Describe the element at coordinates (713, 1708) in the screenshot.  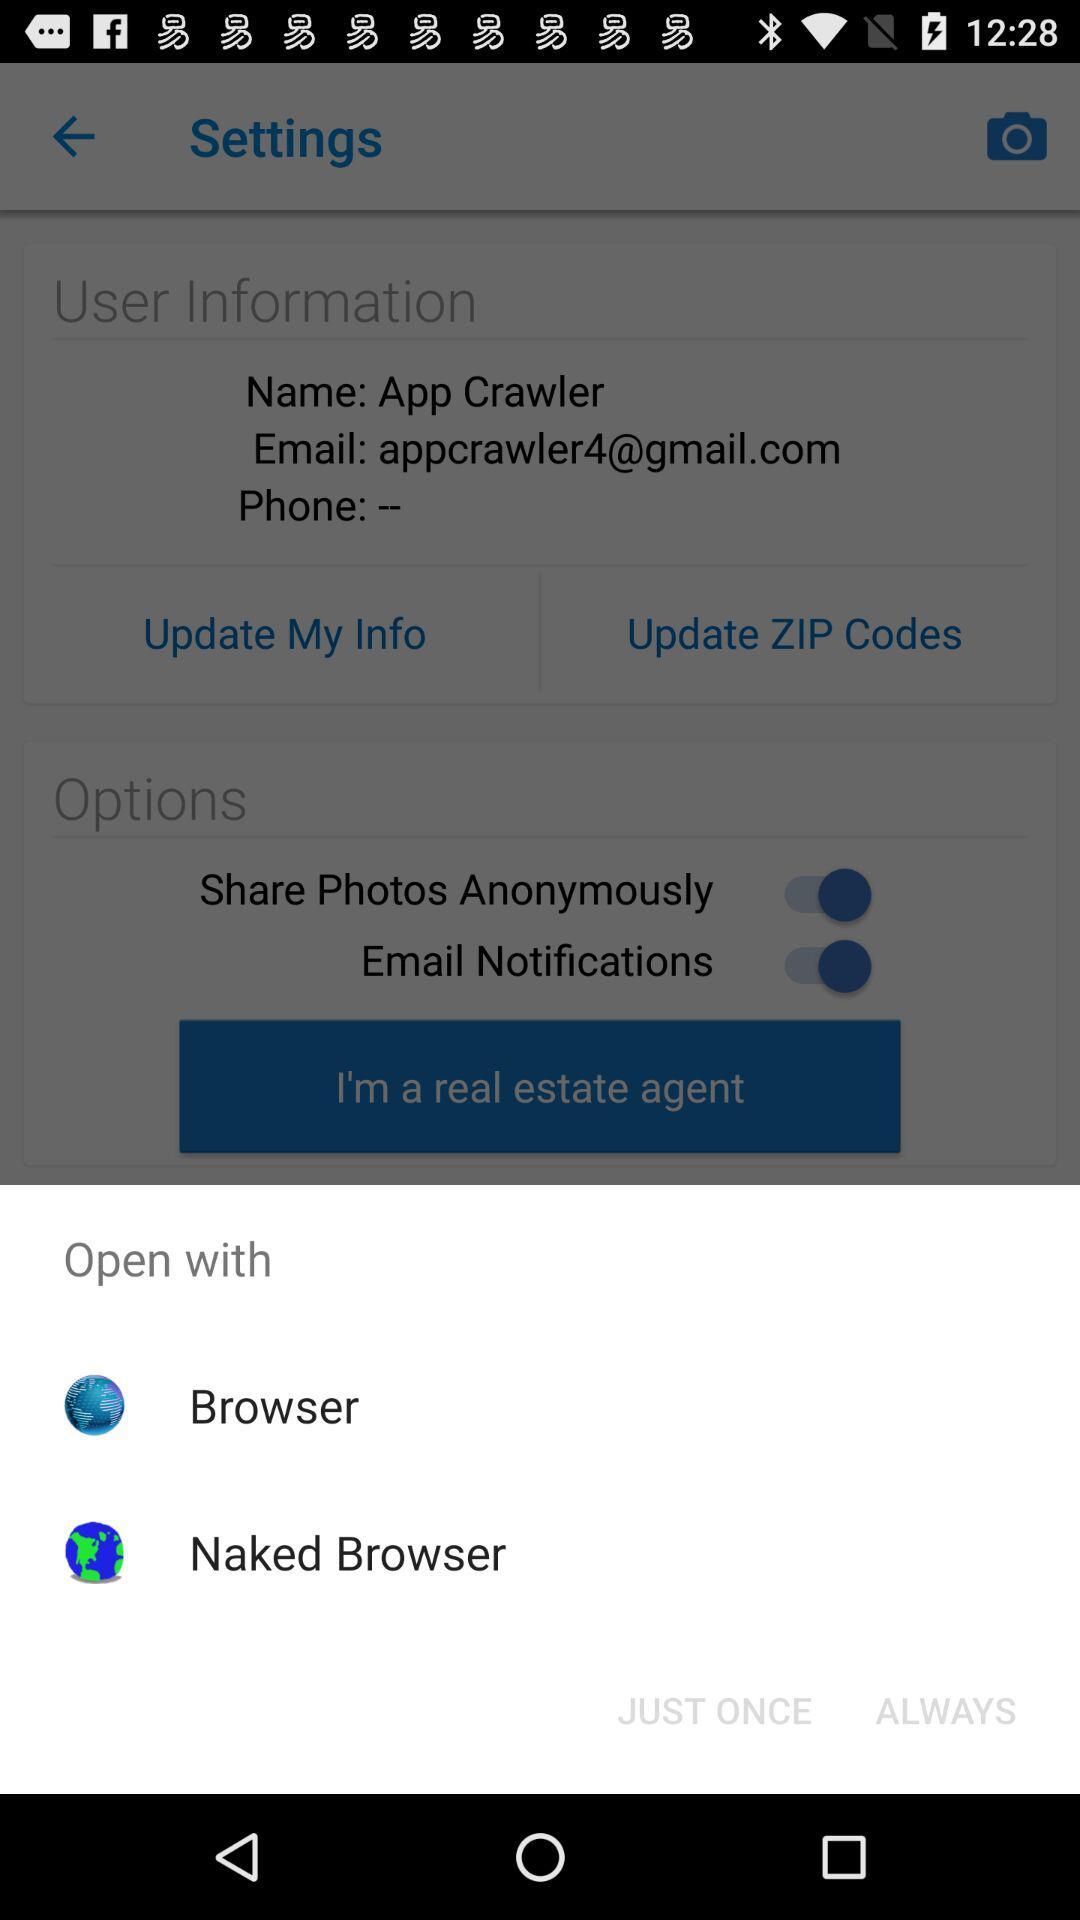
I see `the just once button` at that location.